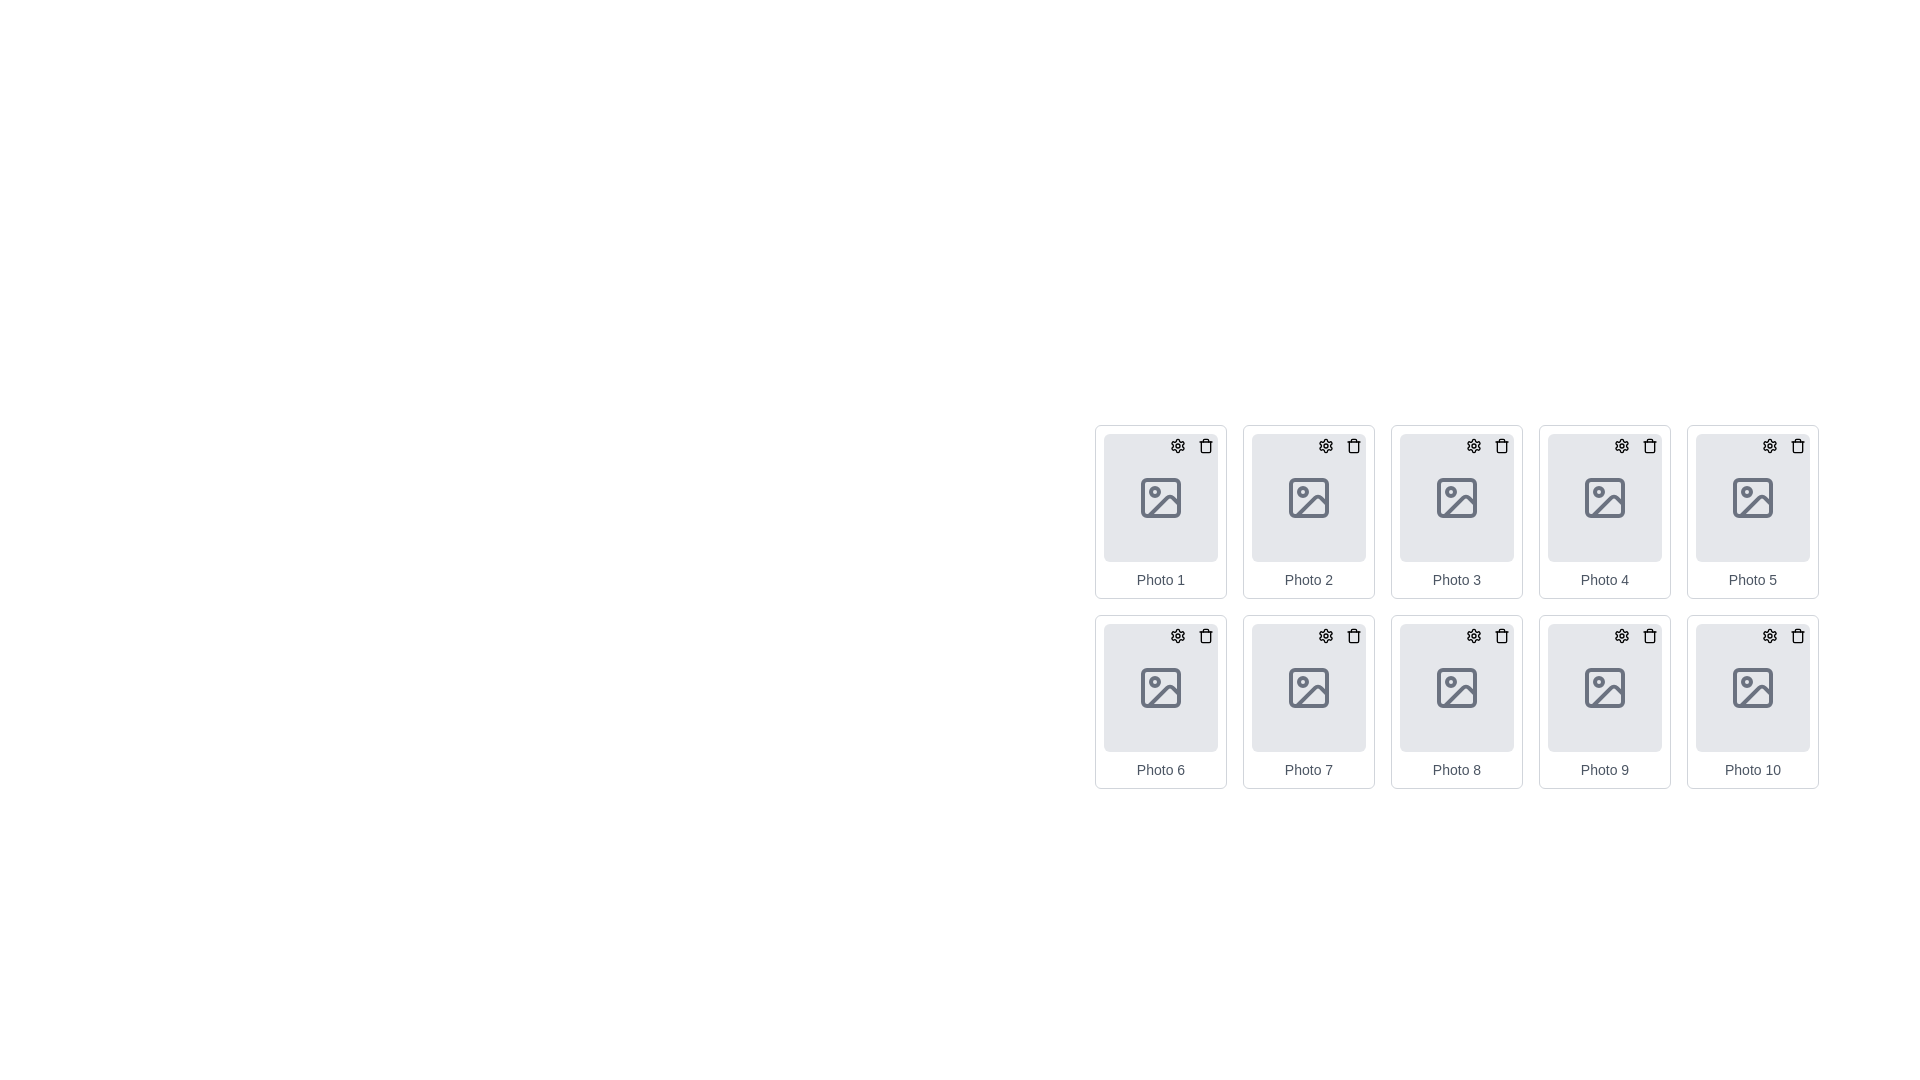  I want to click on the gear-shaped icon located in the upper-right corner of the 'Photo 2' card, so click(1325, 445).